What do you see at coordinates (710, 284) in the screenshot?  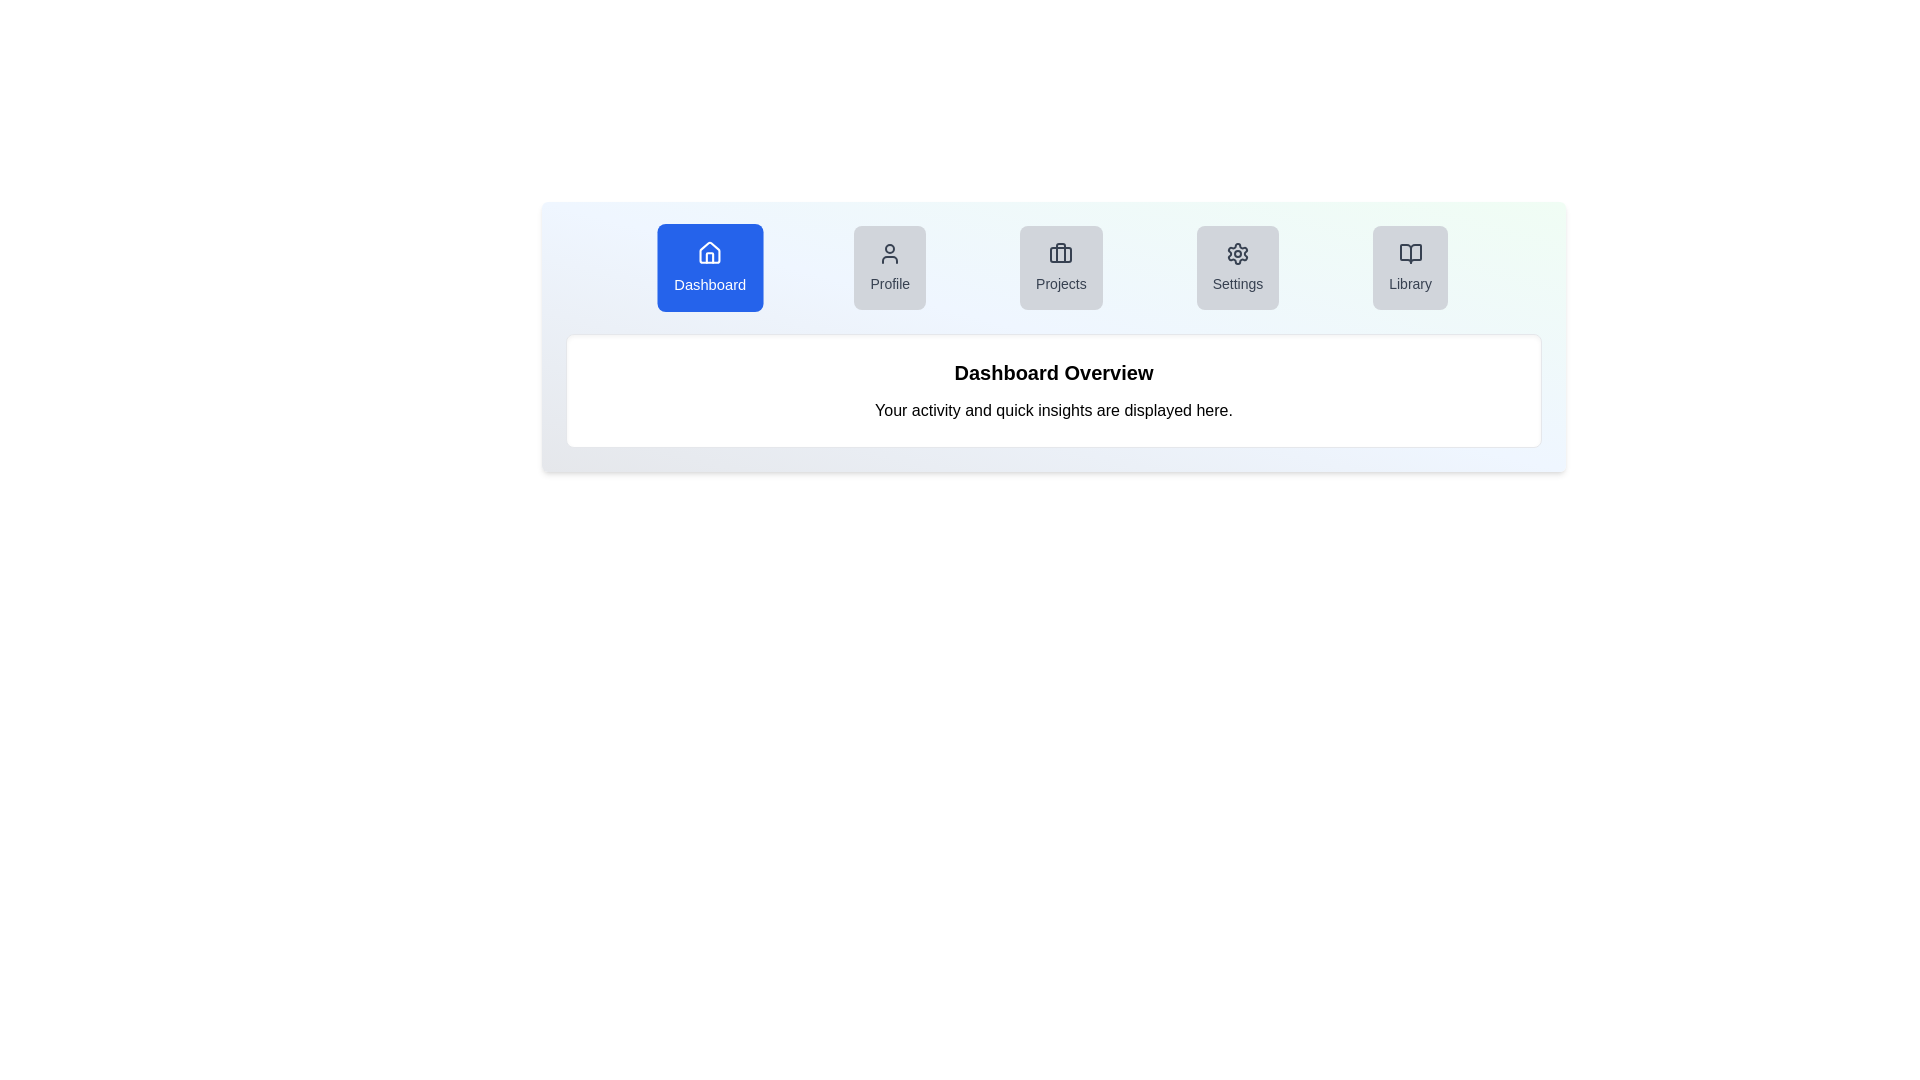 I see `the static text element displaying 'Dashboard', which is styled in blue and positioned below a house-shaped icon in the navigation grid` at bounding box center [710, 284].